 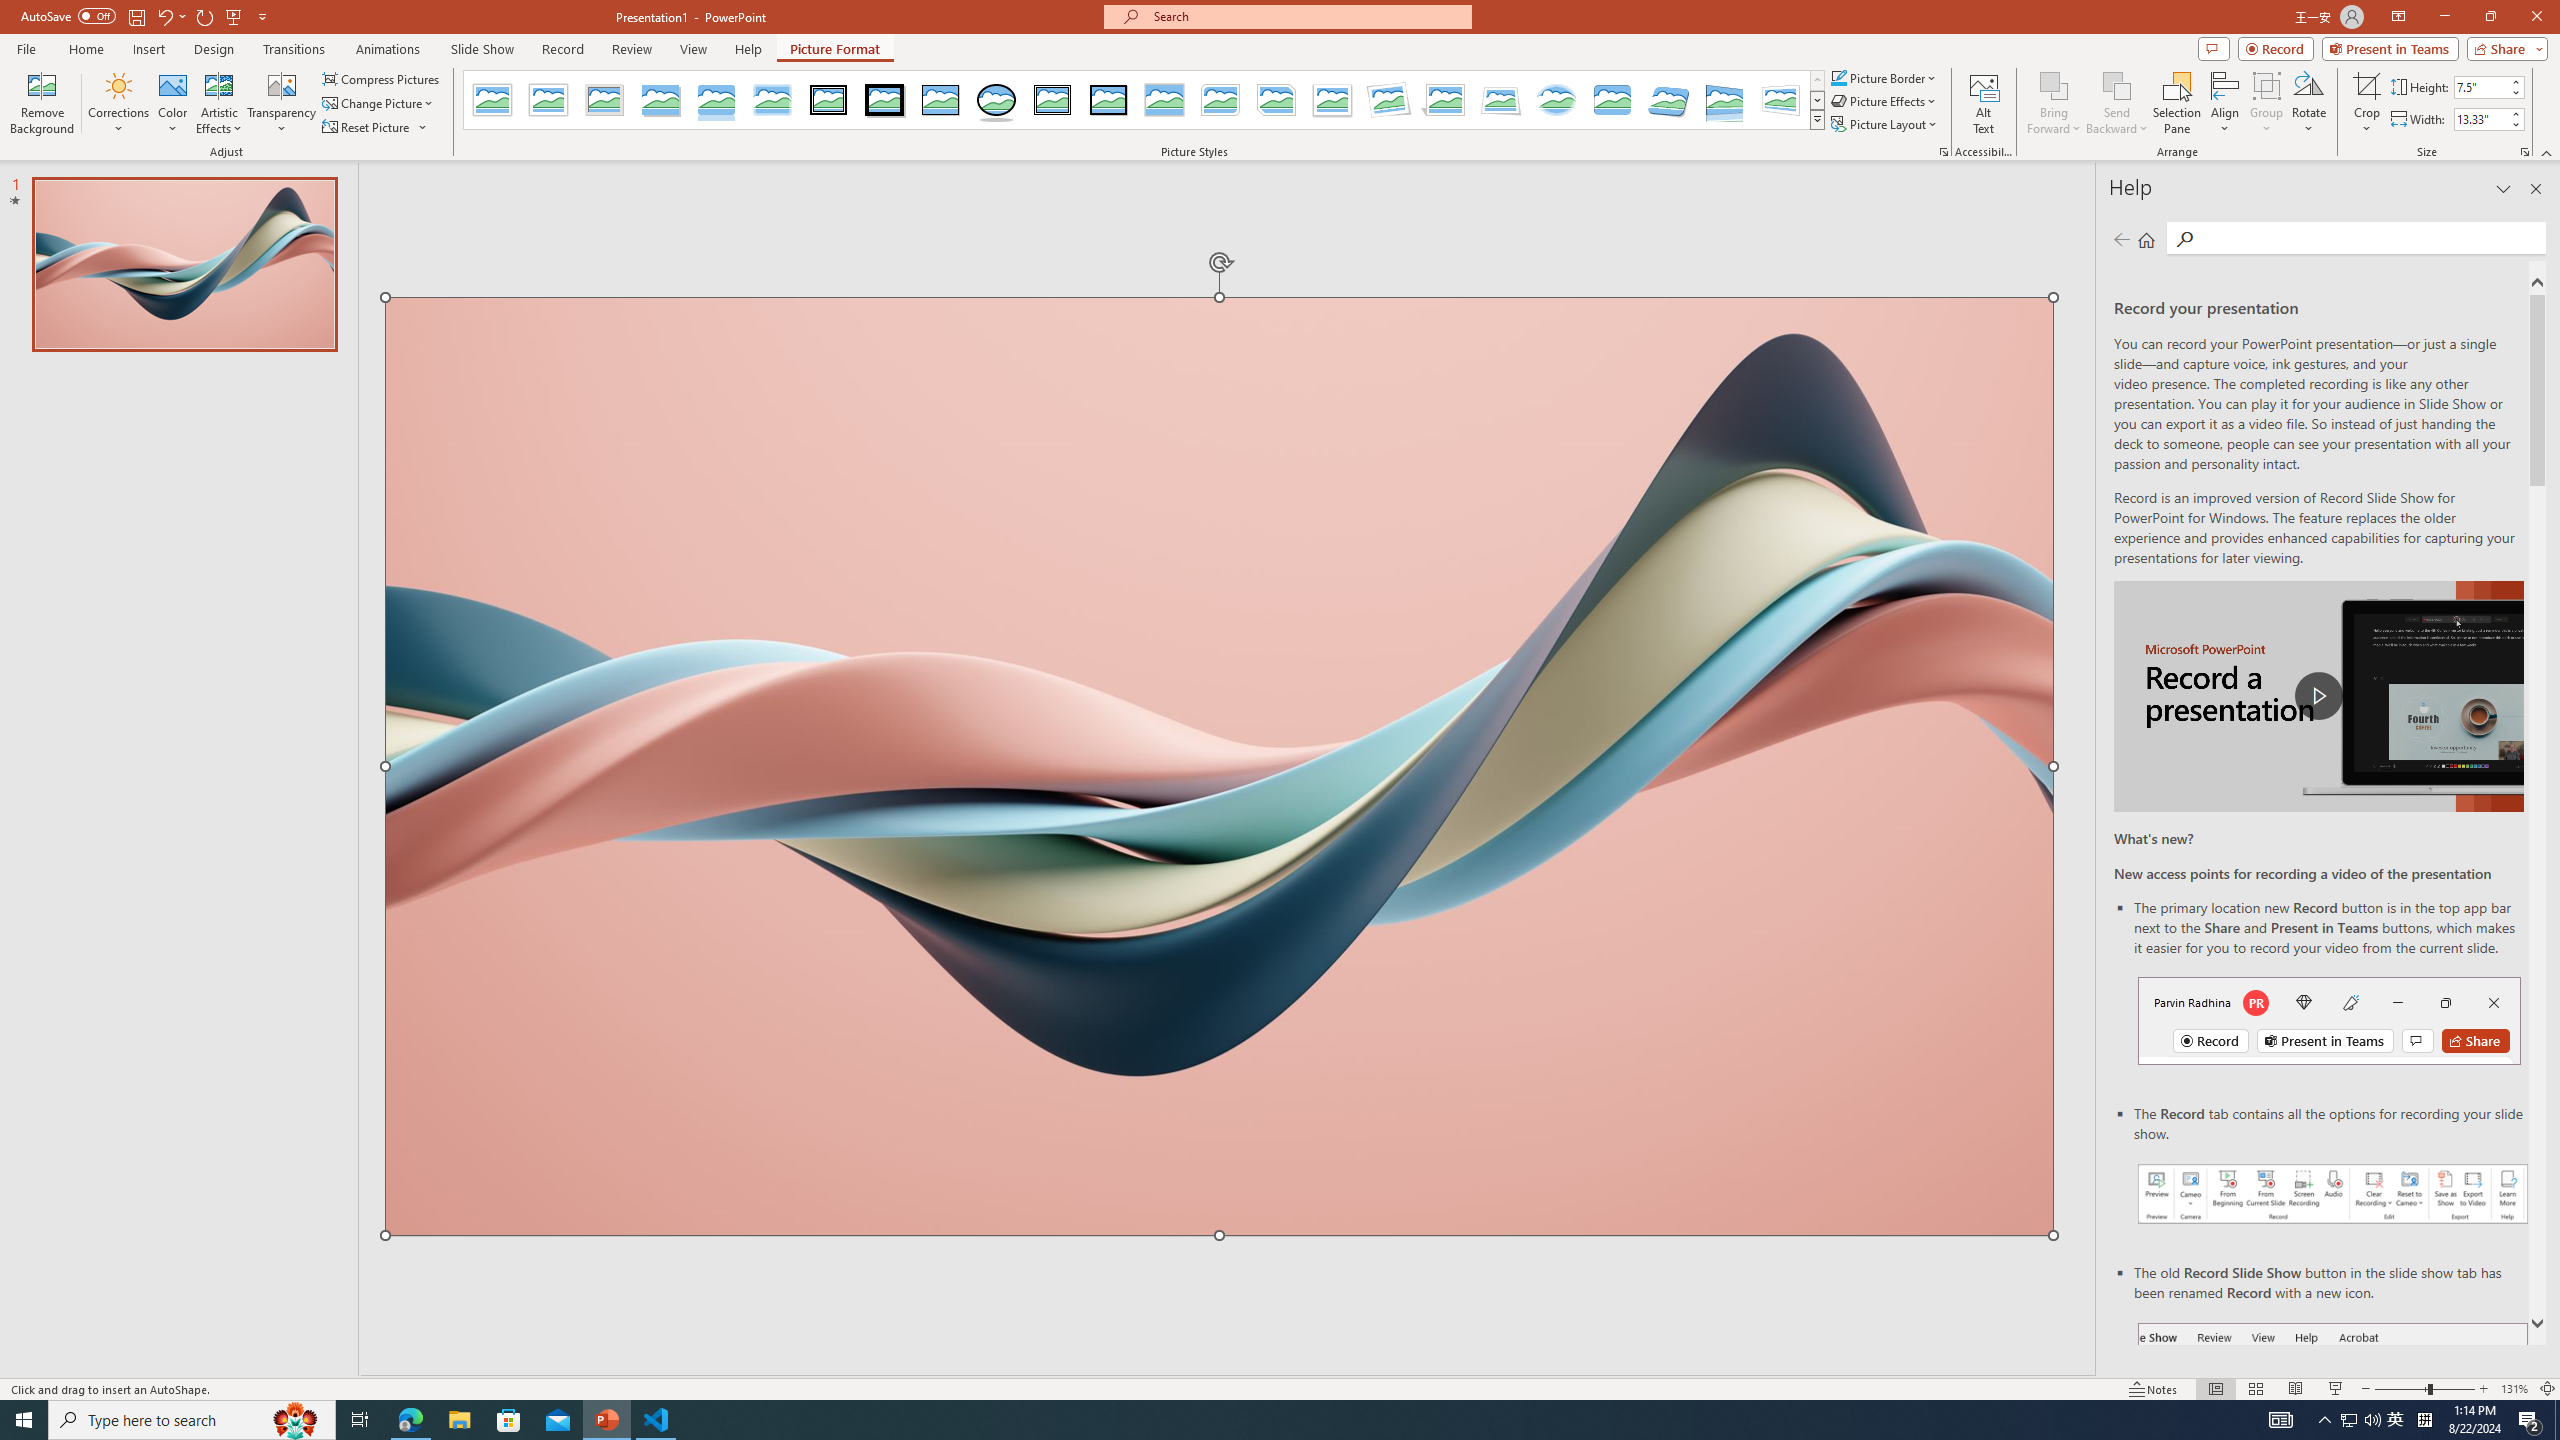 I want to click on 'Bring Forward', so click(x=2054, y=84).